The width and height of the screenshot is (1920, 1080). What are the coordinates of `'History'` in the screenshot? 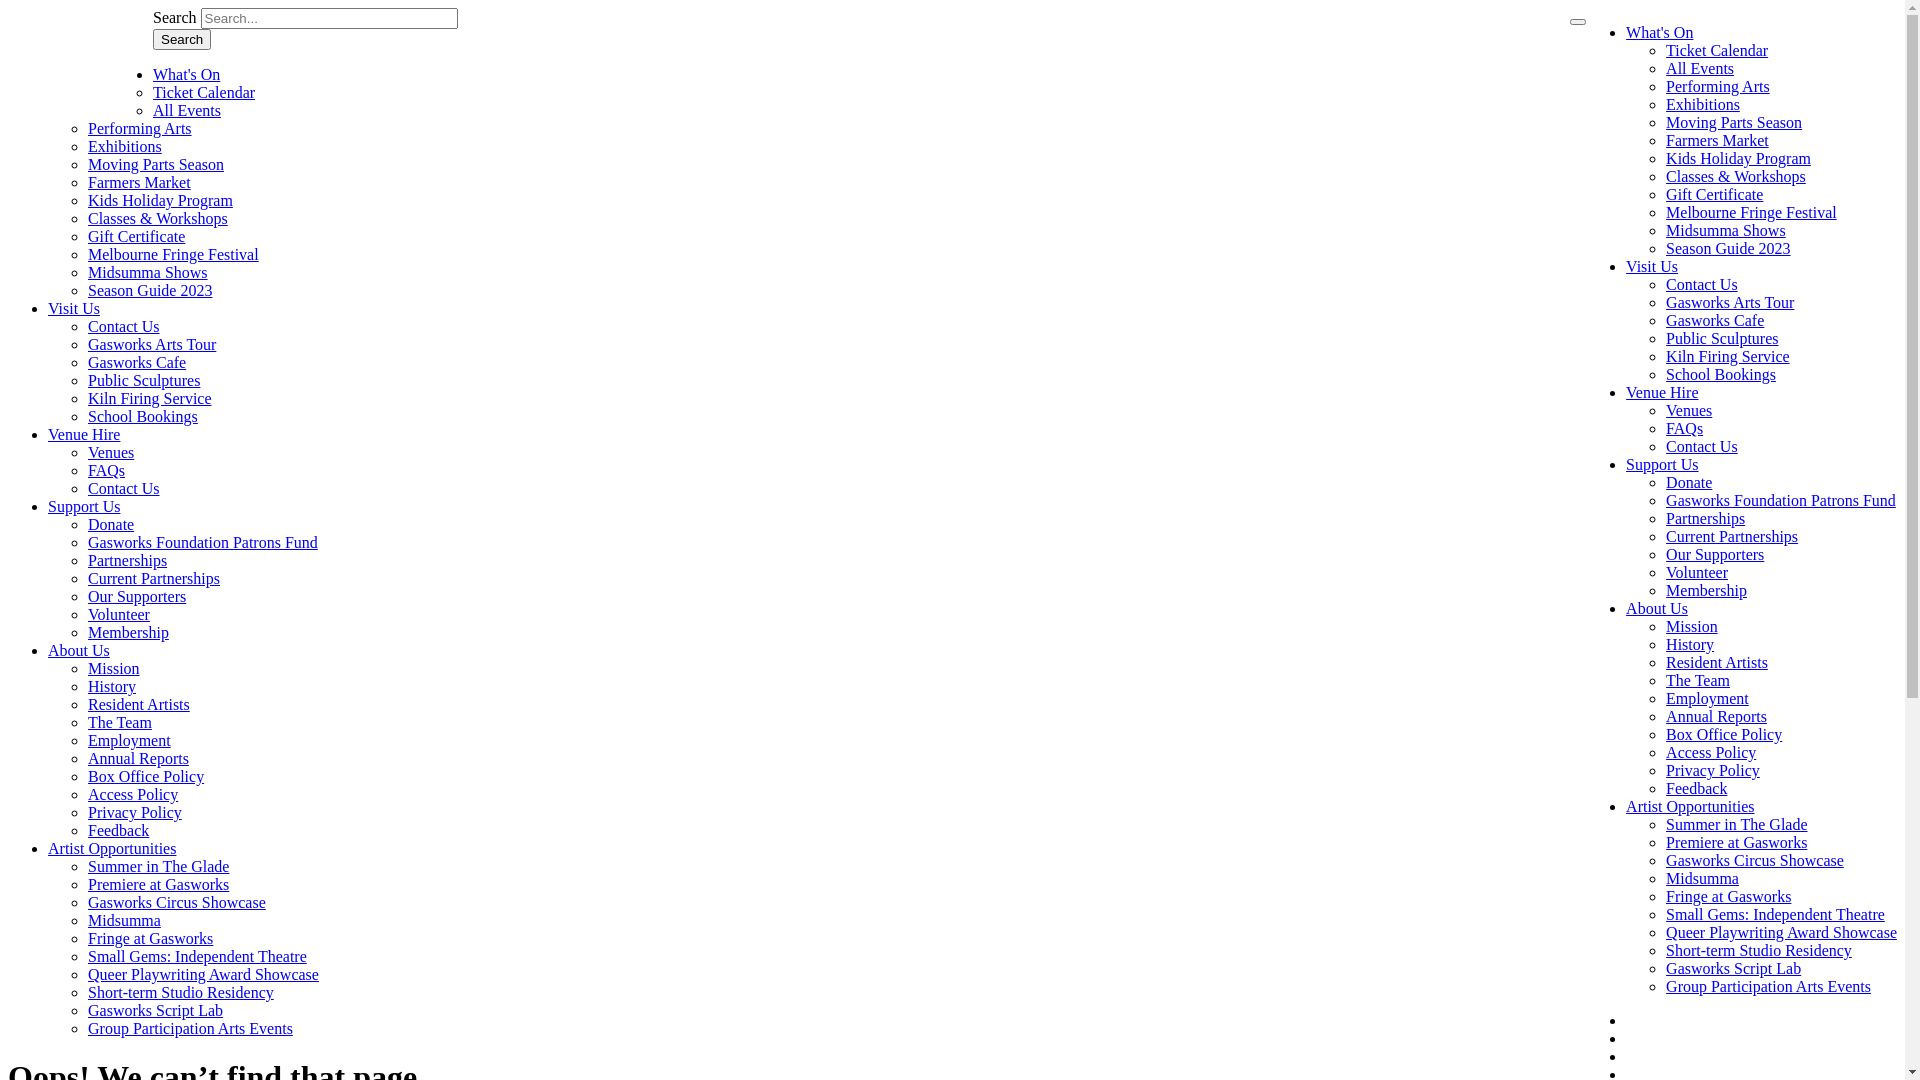 It's located at (110, 685).